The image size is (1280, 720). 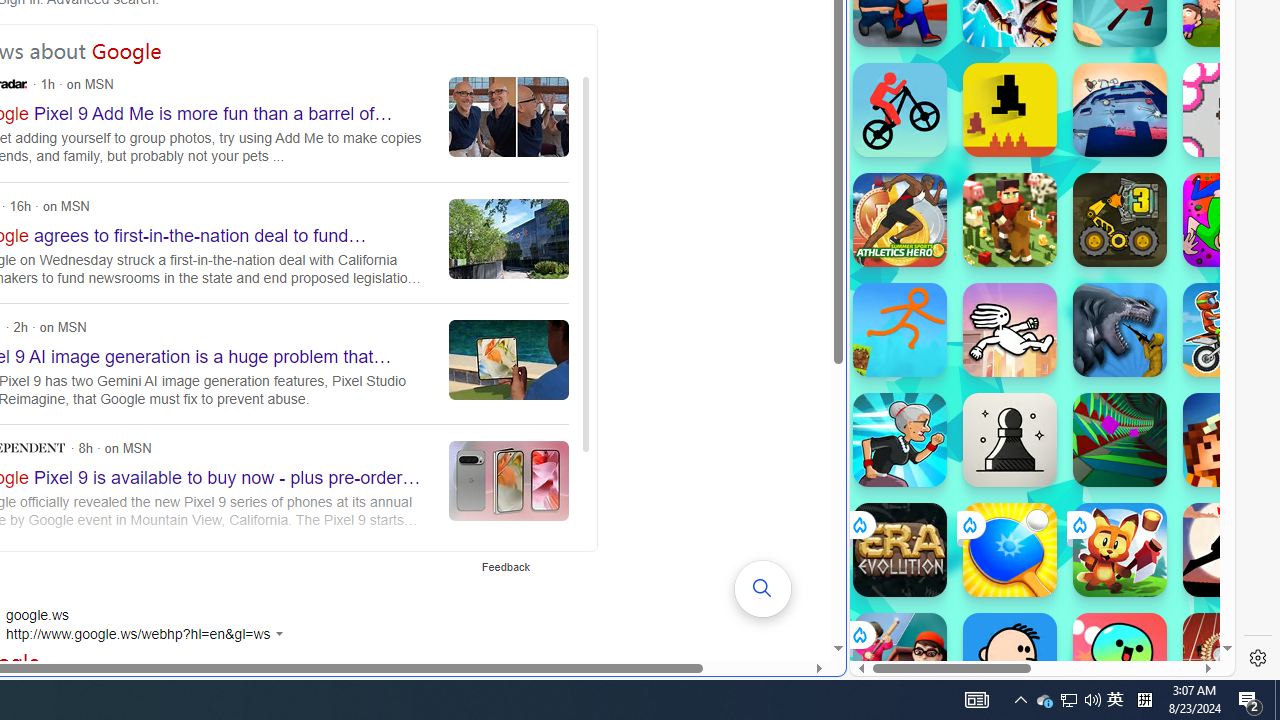 What do you see at coordinates (1009, 219) in the screenshot?
I see `'Apple Knight: Farmers Market'` at bounding box center [1009, 219].